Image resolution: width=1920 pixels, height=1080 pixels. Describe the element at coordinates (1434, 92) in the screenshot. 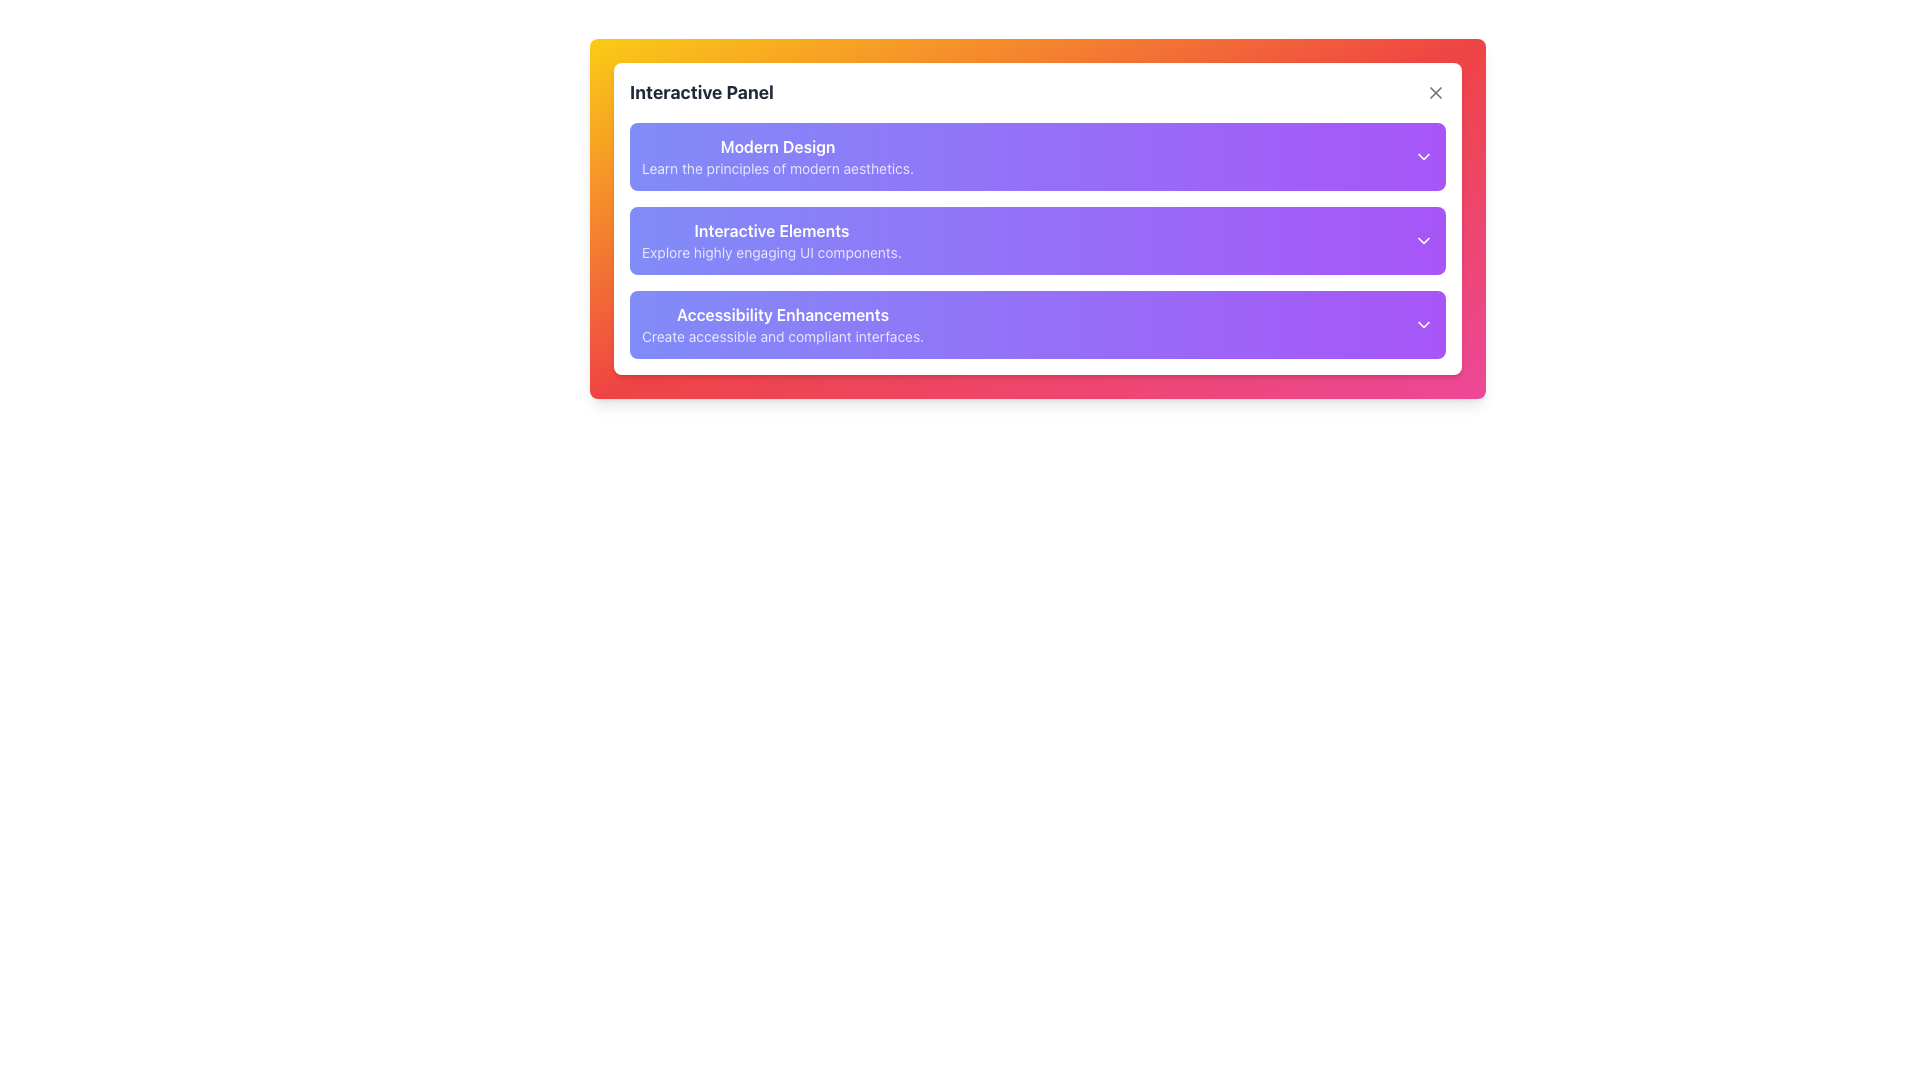

I see `the graphical 'close' or 'cancel' button located near the top-right corner of the interface header` at that location.